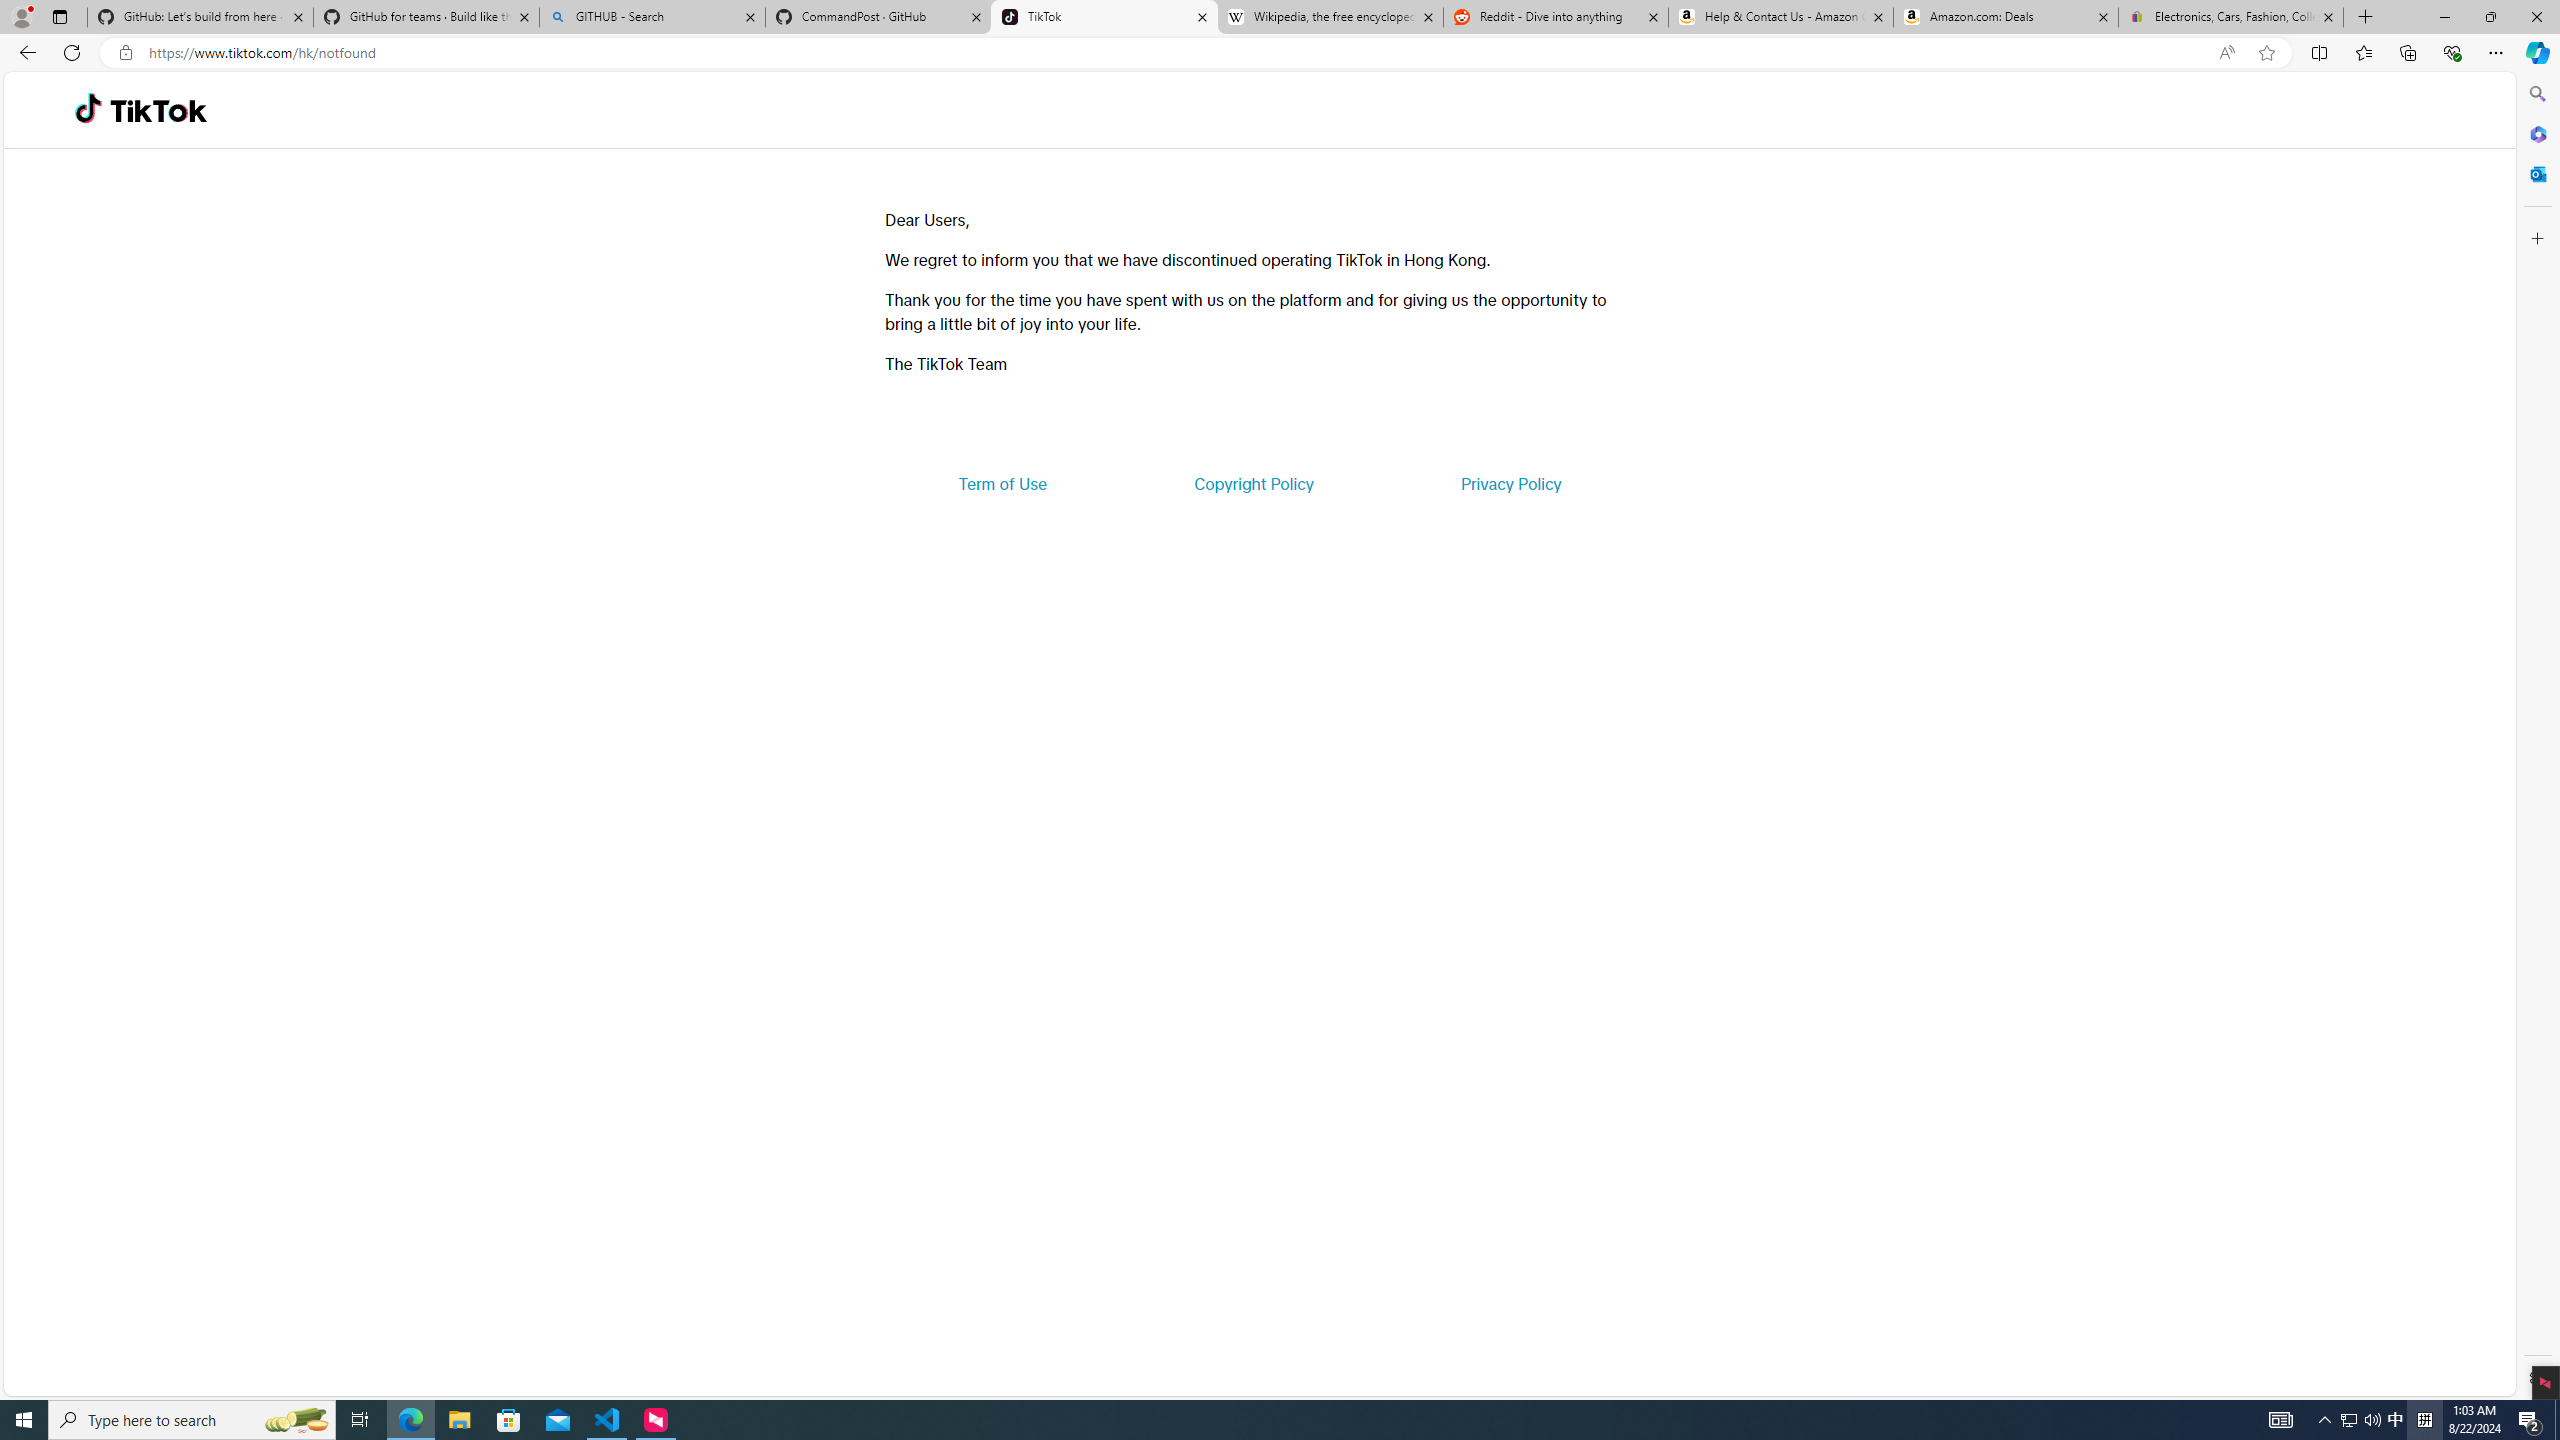  What do you see at coordinates (1509, 482) in the screenshot?
I see `'Privacy Policy'` at bounding box center [1509, 482].